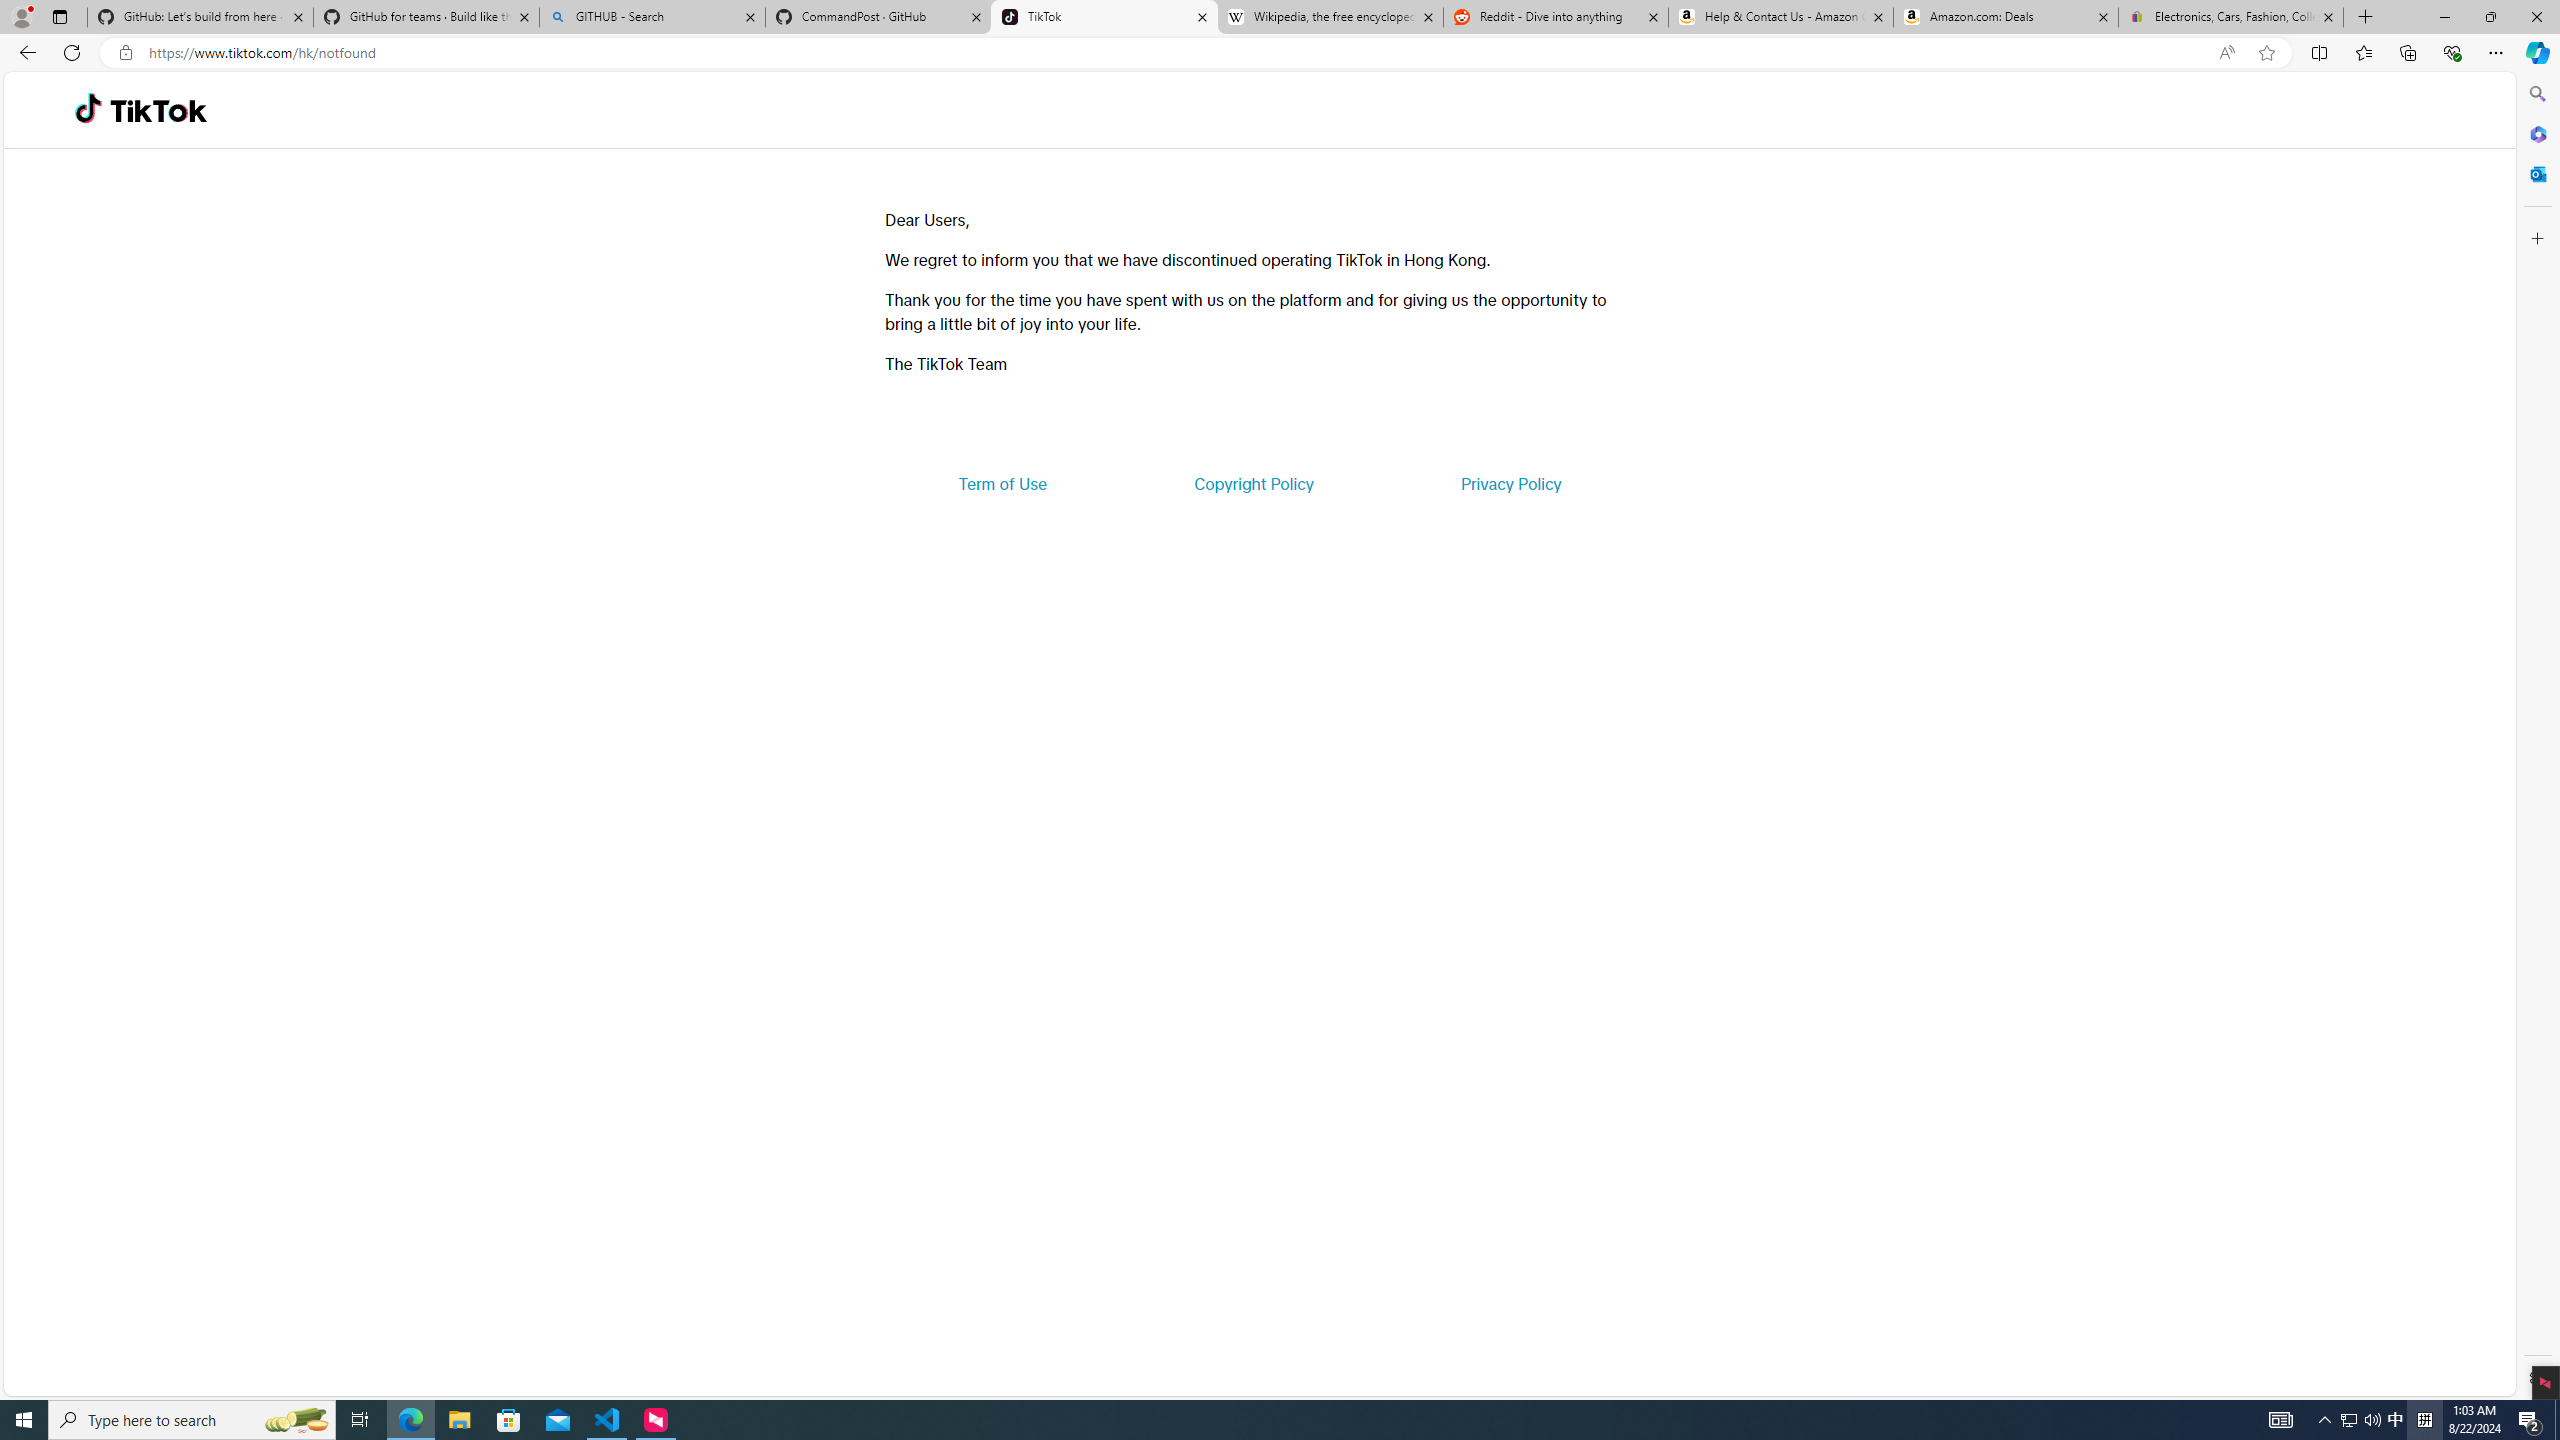  What do you see at coordinates (1509, 482) in the screenshot?
I see `'Privacy Policy'` at bounding box center [1509, 482].